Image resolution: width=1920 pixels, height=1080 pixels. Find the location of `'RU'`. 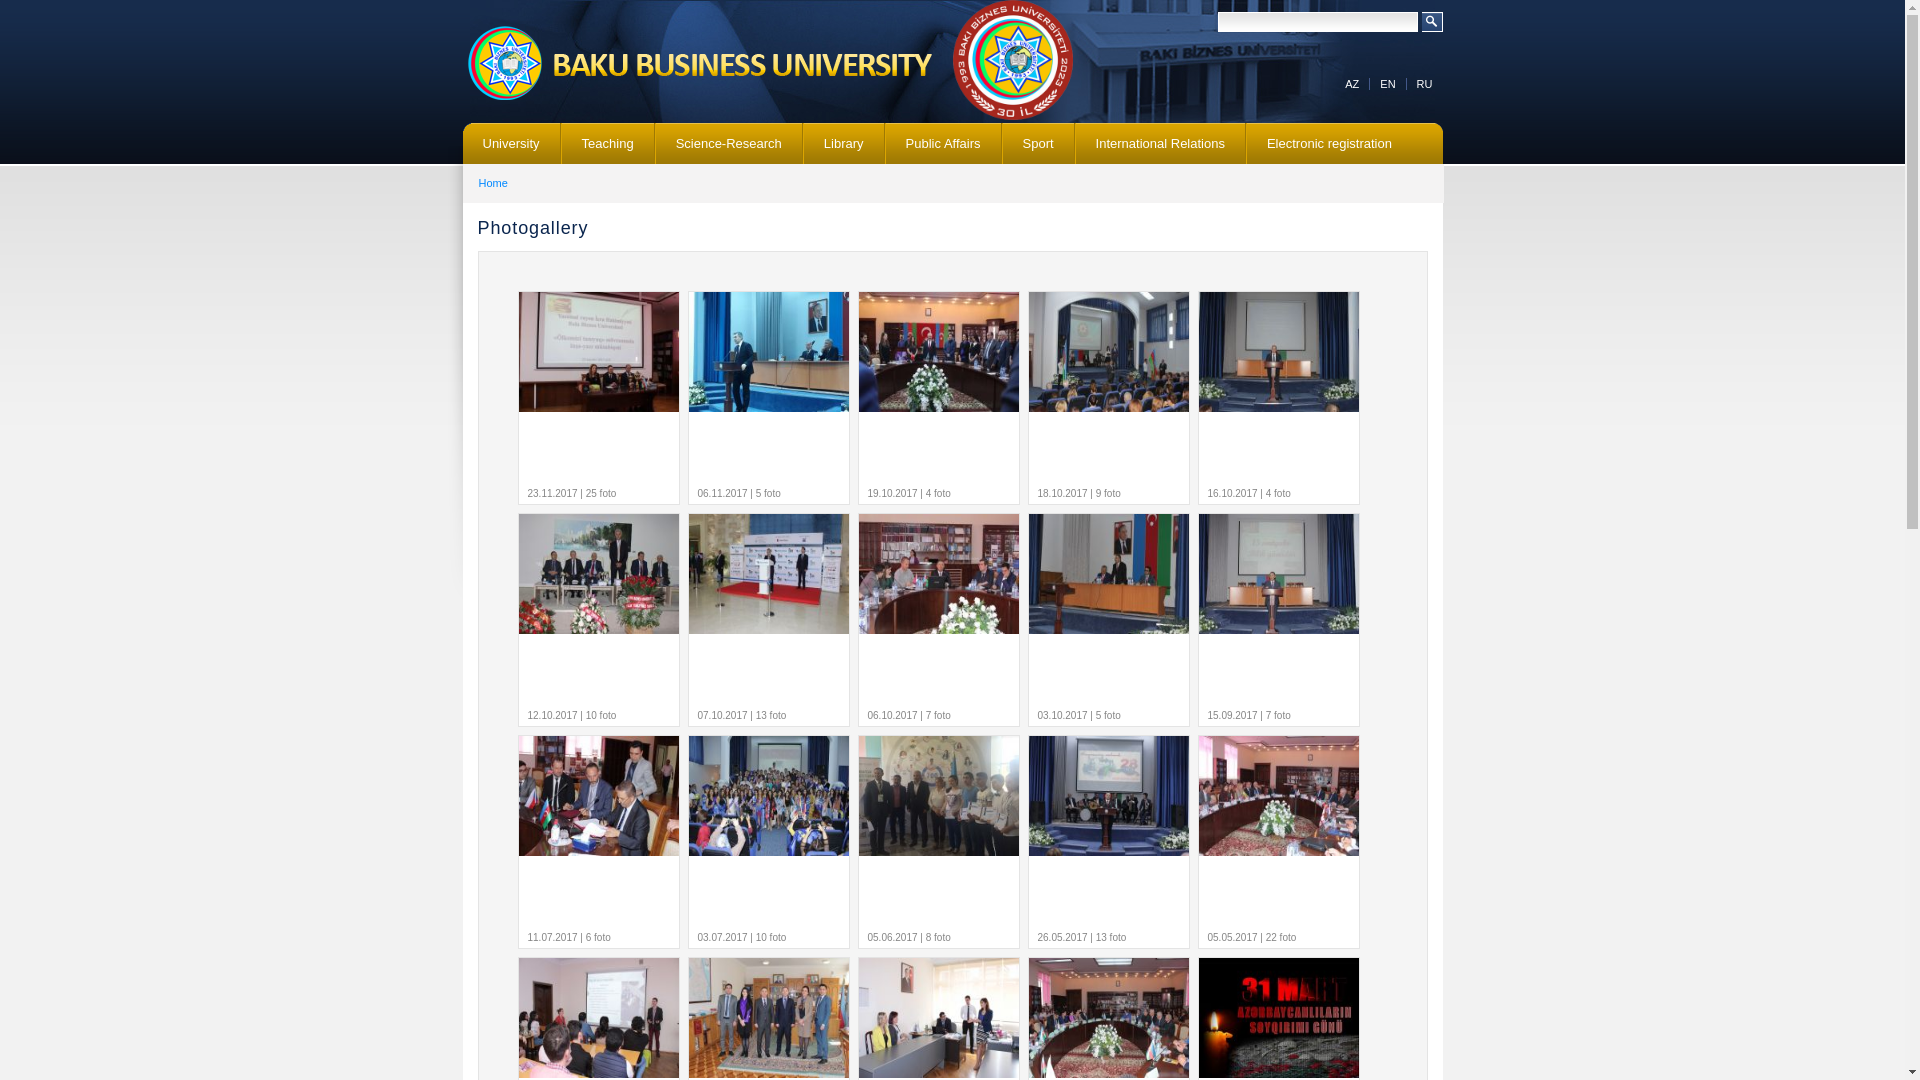

'RU' is located at coordinates (1424, 83).